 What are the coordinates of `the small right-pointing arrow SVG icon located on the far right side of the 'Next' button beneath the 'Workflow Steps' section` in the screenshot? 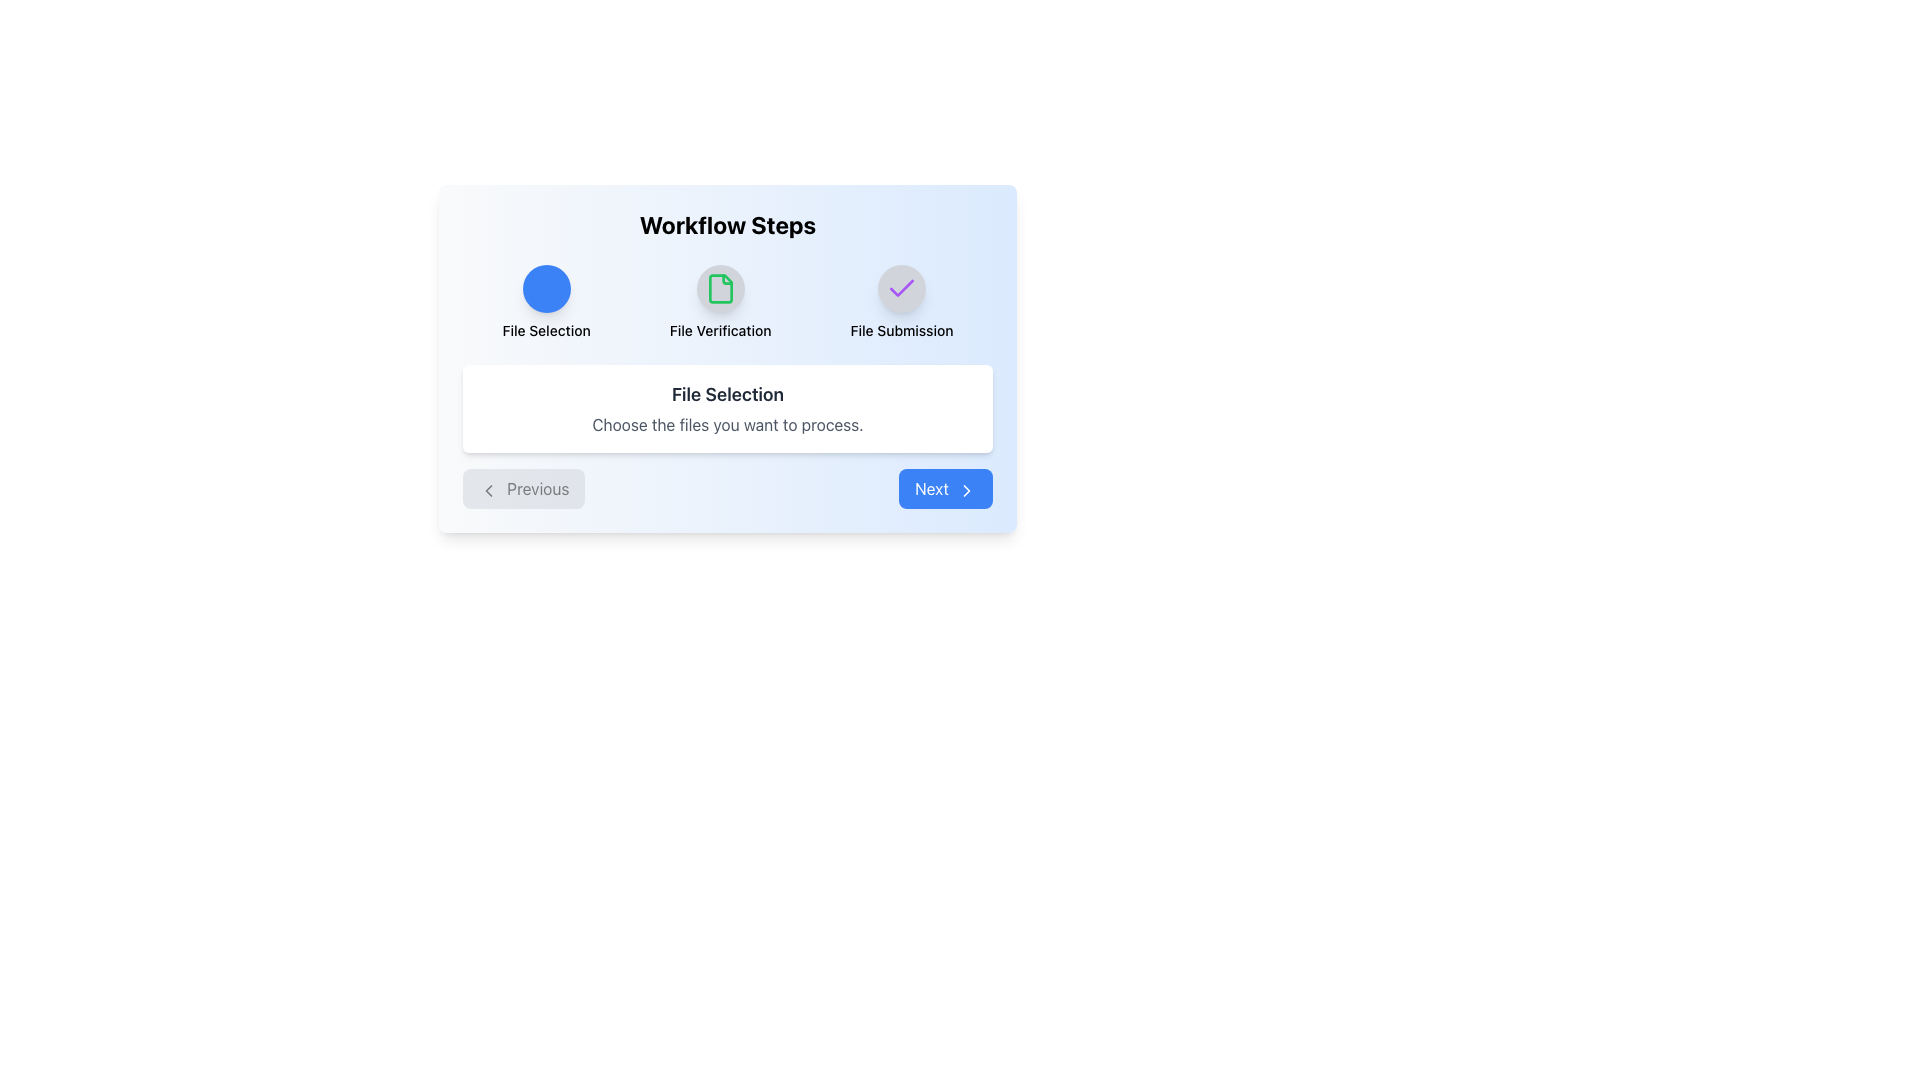 It's located at (966, 489).